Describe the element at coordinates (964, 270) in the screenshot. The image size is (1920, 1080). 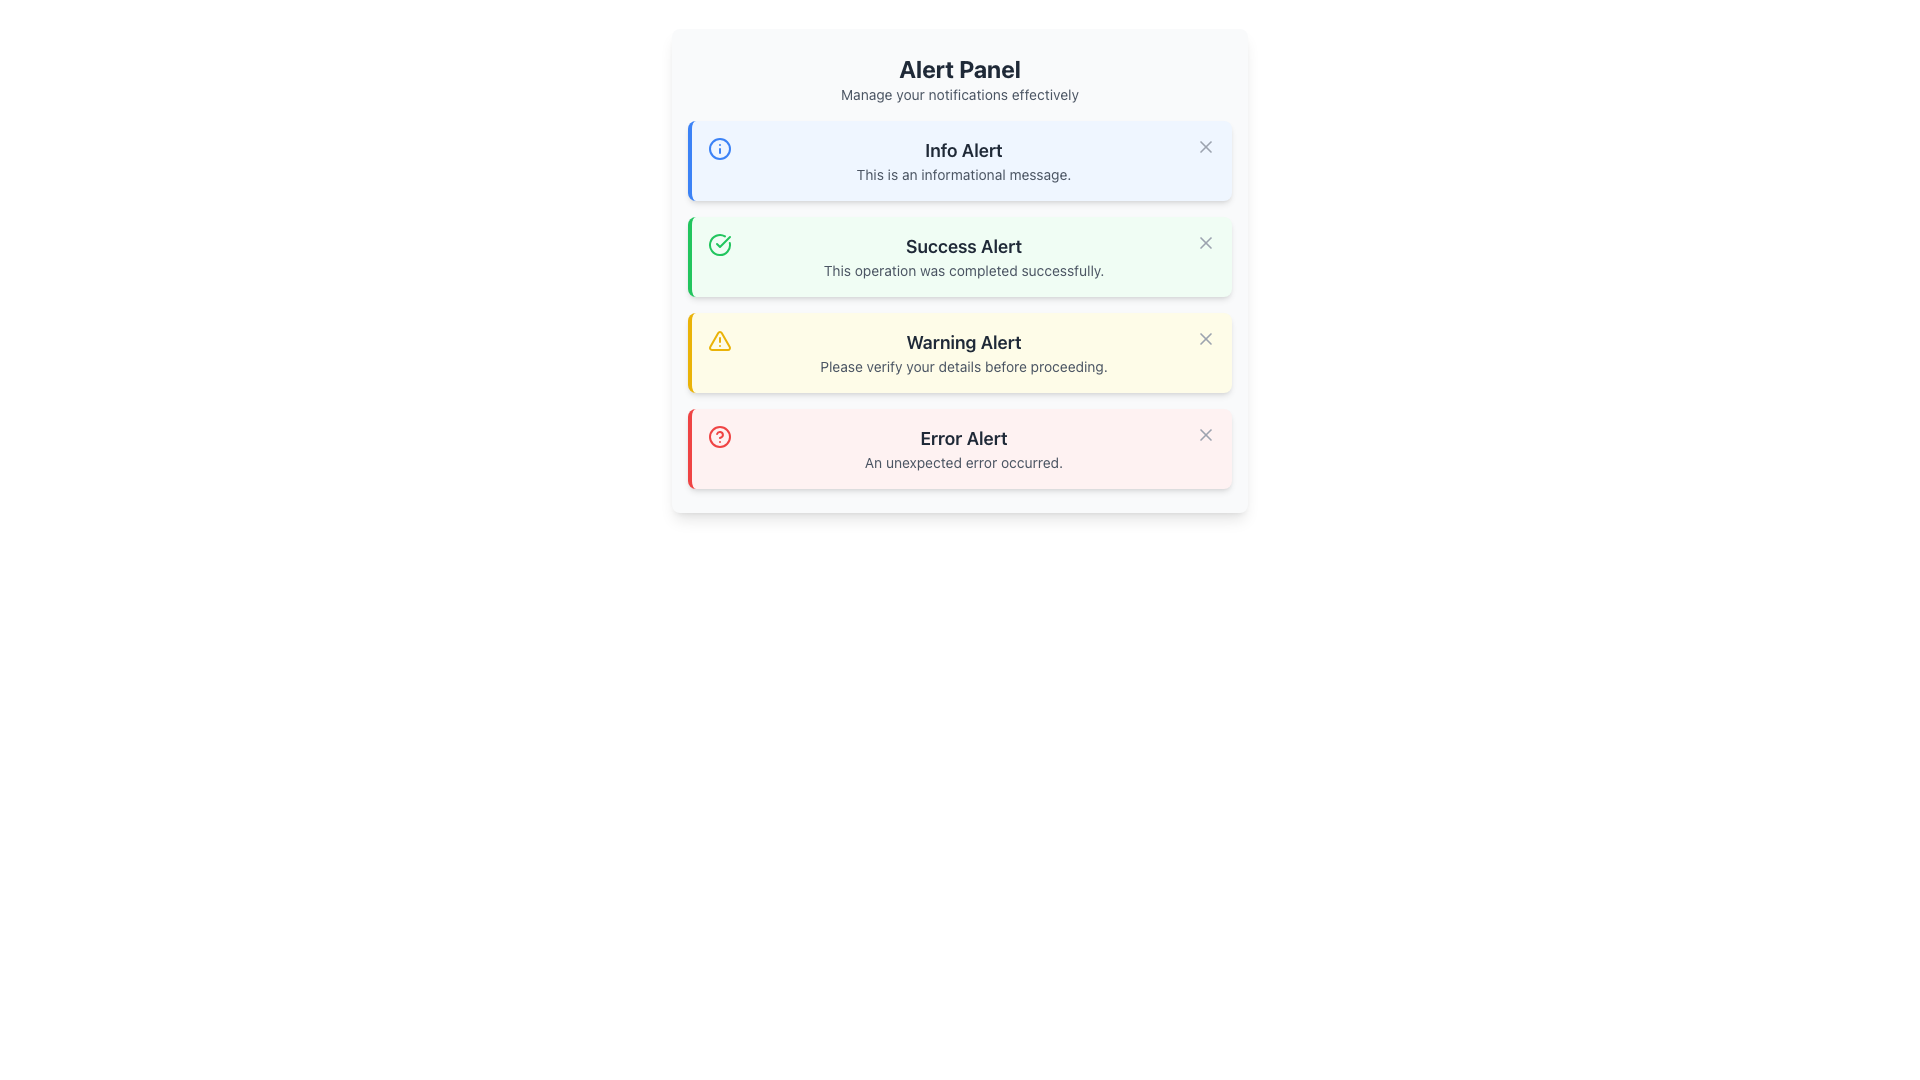
I see `the success message in the 'Success Alert' row of the notification panel, which is centered within the green-highlighted area and positioned above the closing ('X') button` at that location.